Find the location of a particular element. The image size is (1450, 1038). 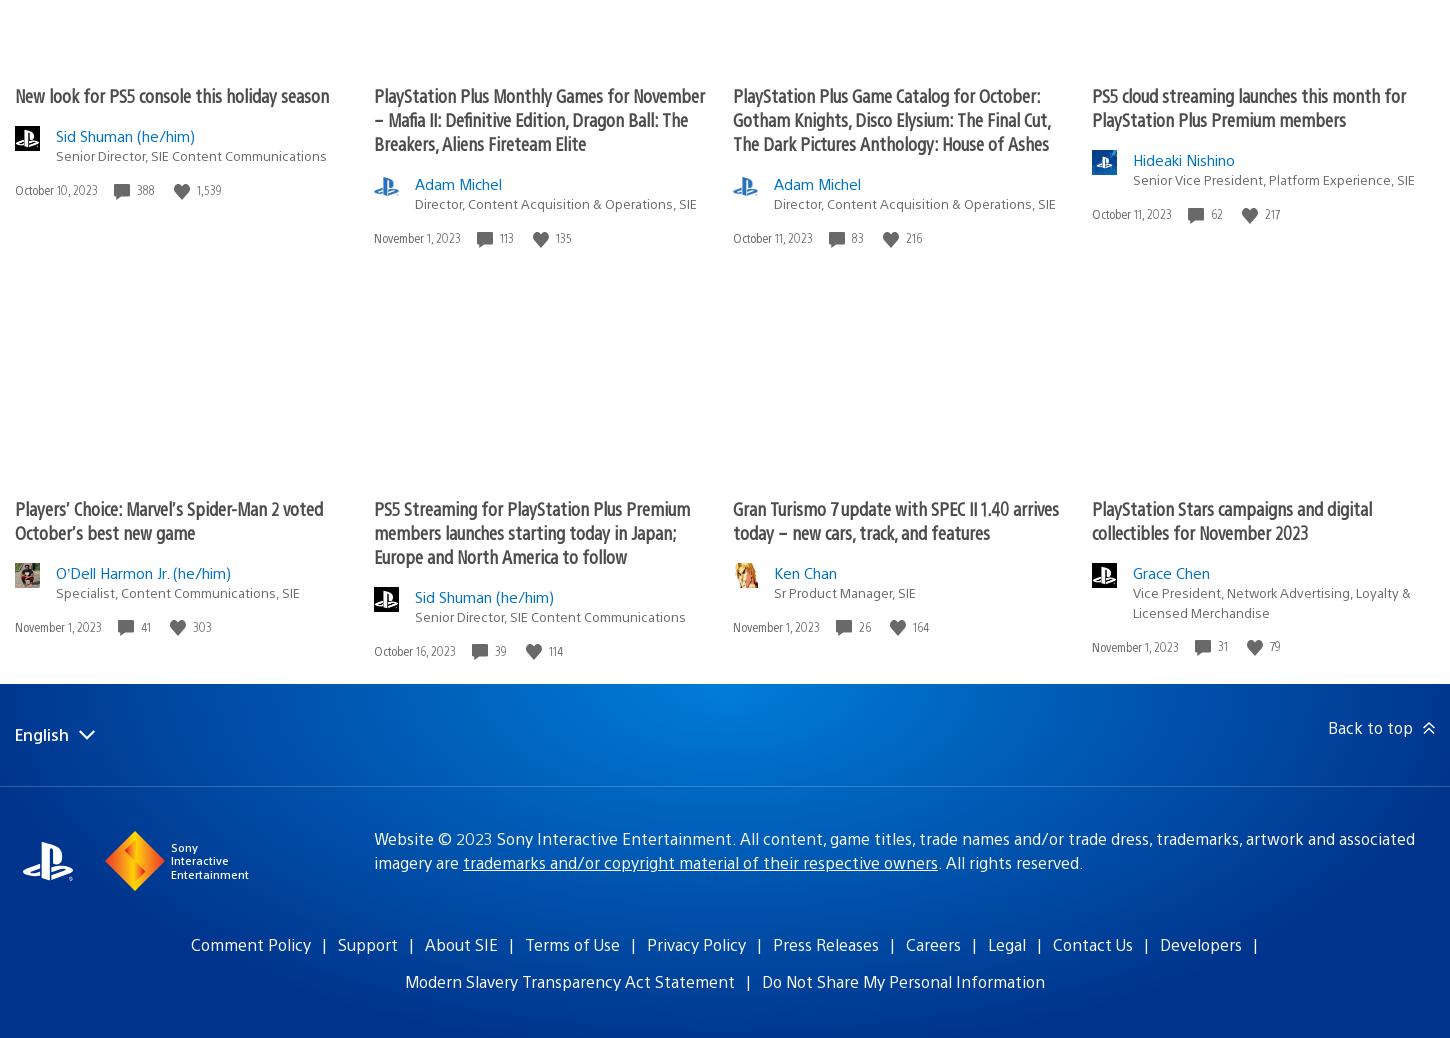

'August 25, 2015 at 4:21 PM UTC' is located at coordinates (276, 13).